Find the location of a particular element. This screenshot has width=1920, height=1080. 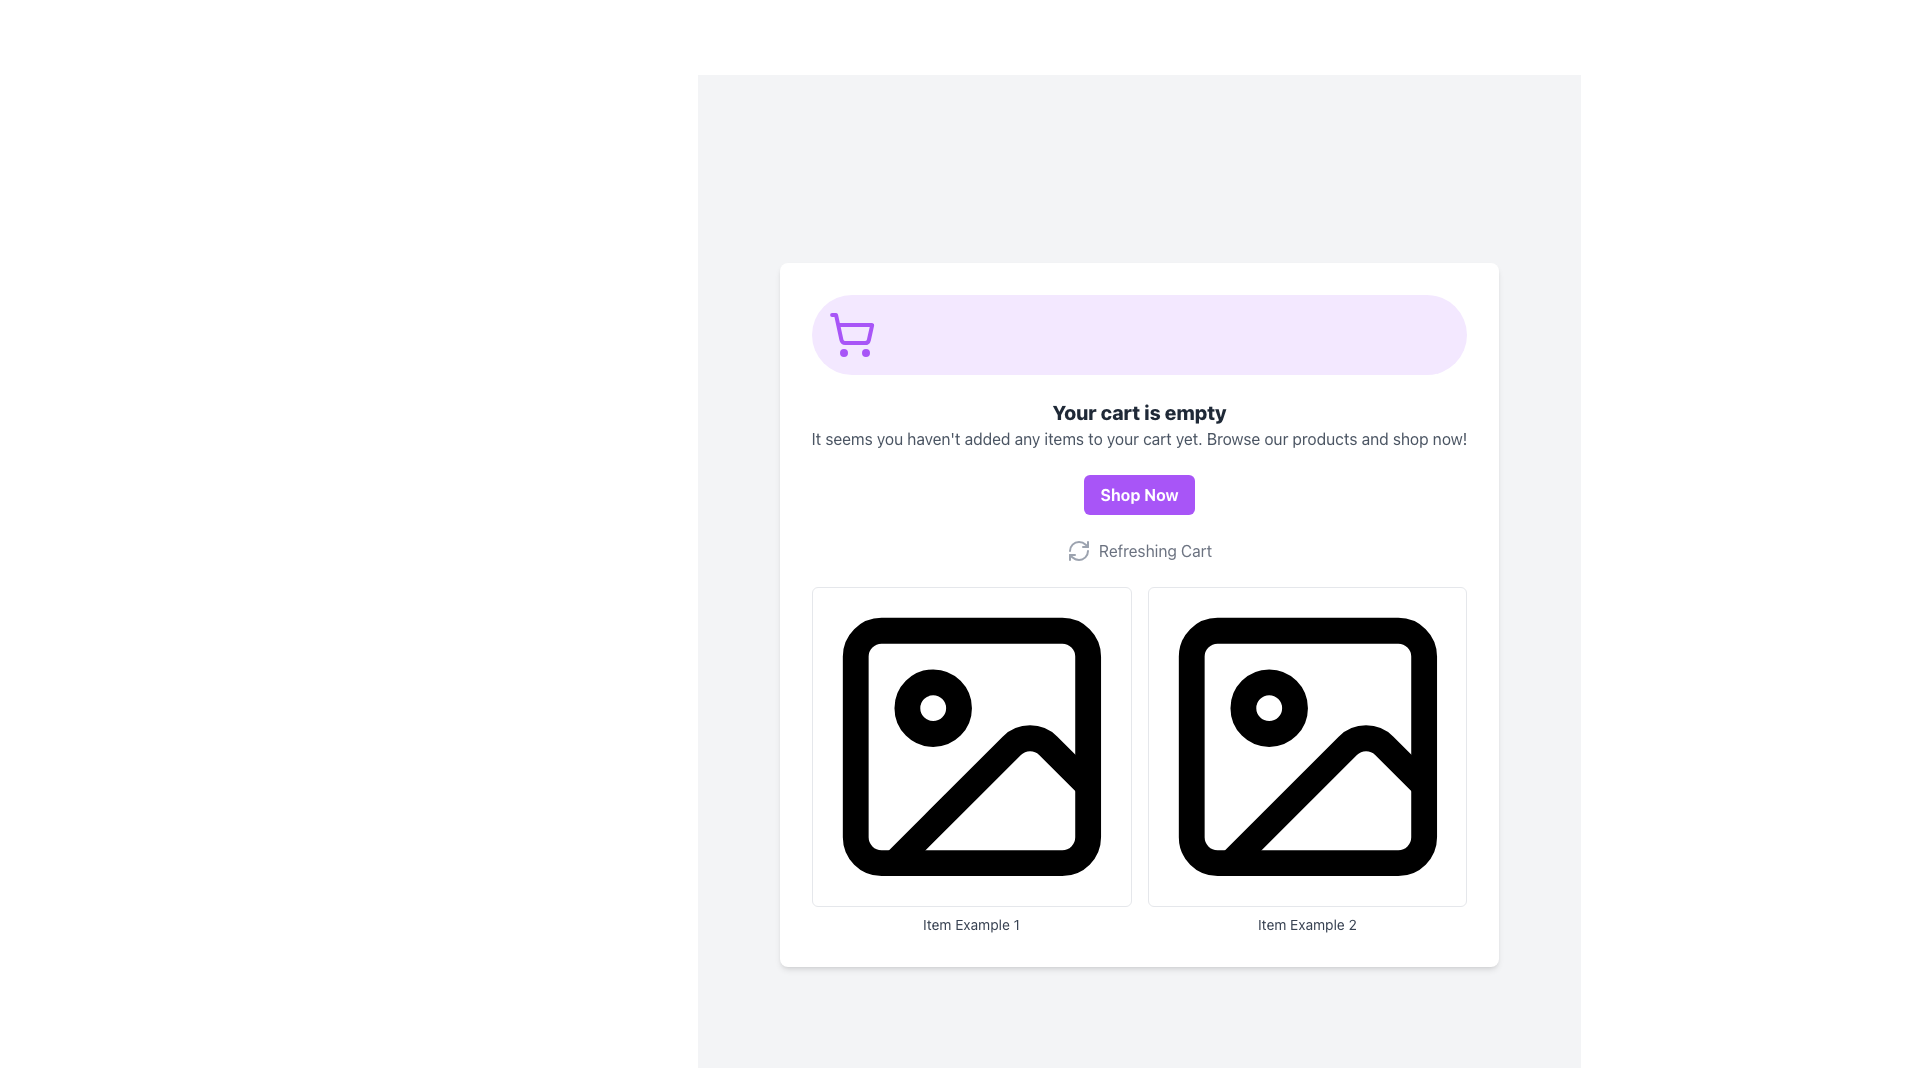

the small circular shape with a black outer border and white fill located at the top-left corner of the image icon in 'Item Example 2' in the product display grid is located at coordinates (1267, 707).